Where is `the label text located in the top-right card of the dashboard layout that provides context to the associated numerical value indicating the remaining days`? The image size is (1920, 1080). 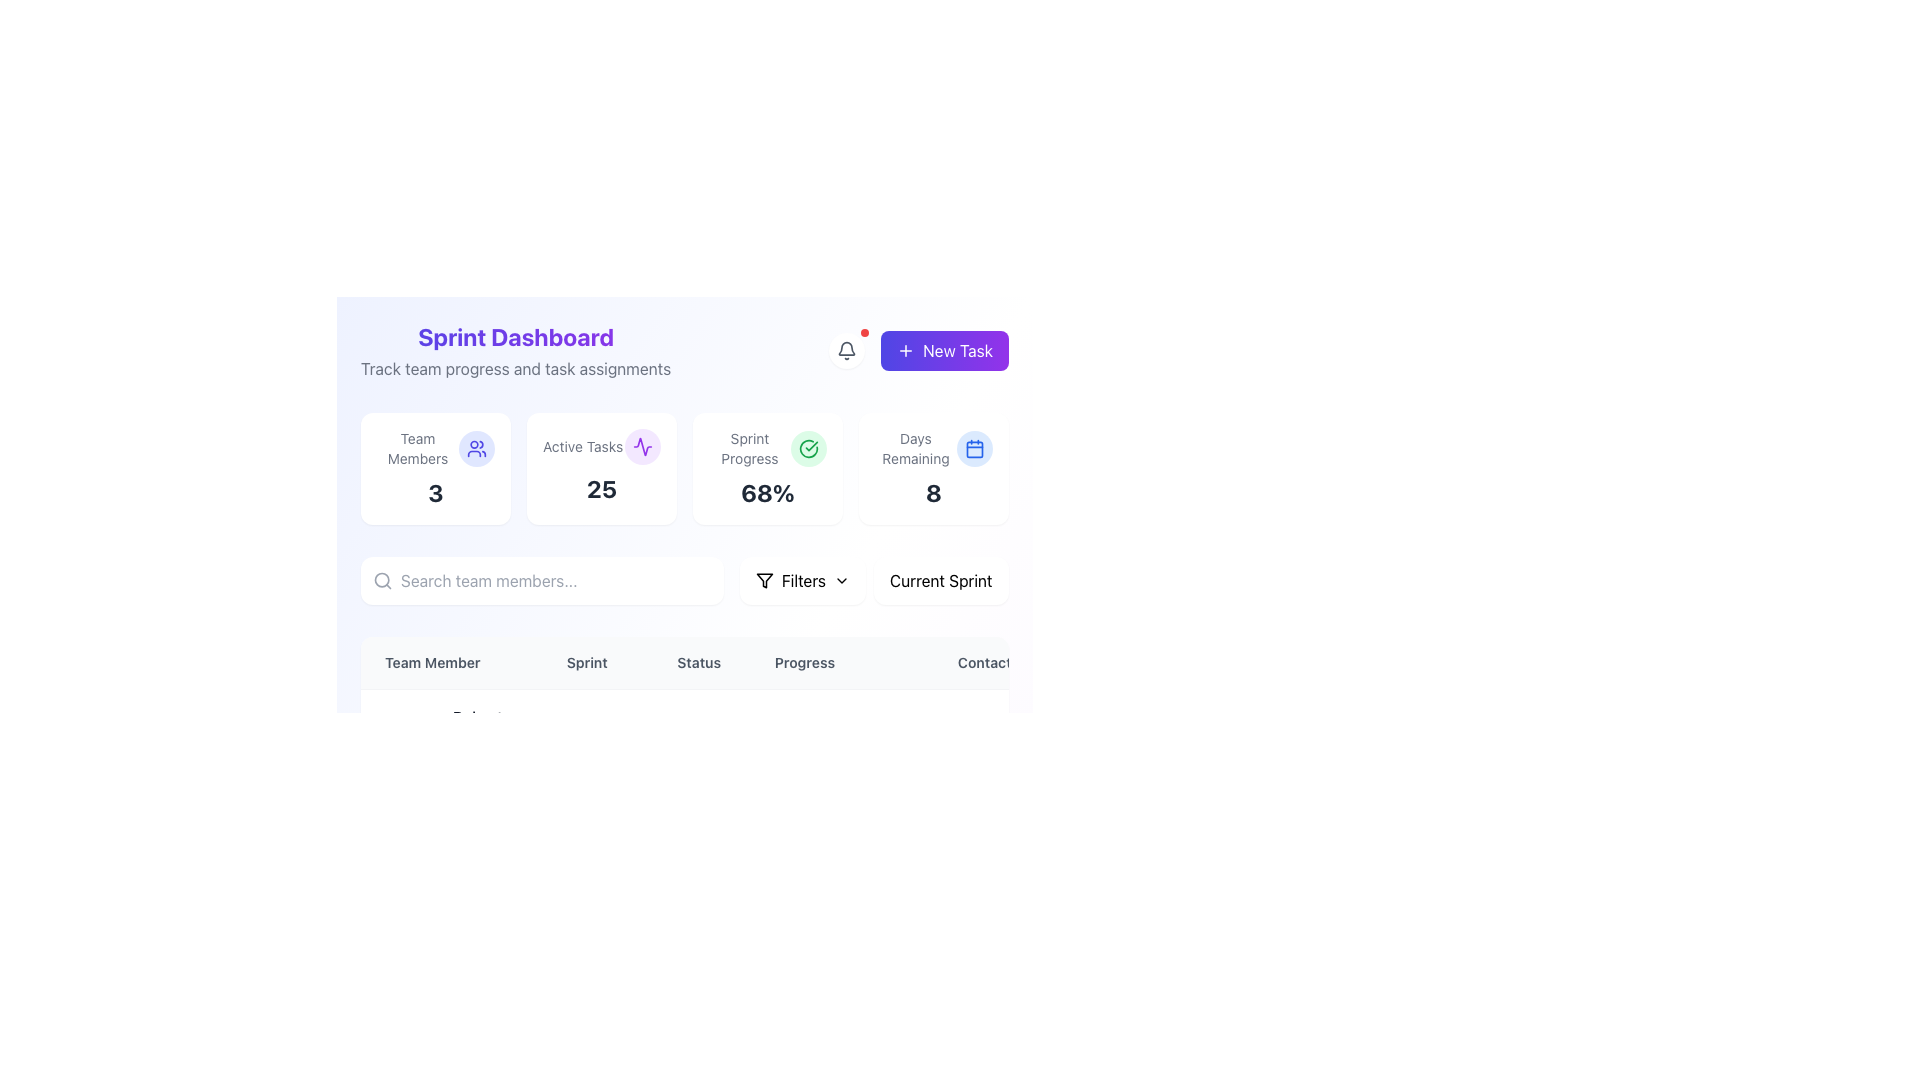 the label text located in the top-right card of the dashboard layout that provides context to the associated numerical value indicating the remaining days is located at coordinates (915, 447).